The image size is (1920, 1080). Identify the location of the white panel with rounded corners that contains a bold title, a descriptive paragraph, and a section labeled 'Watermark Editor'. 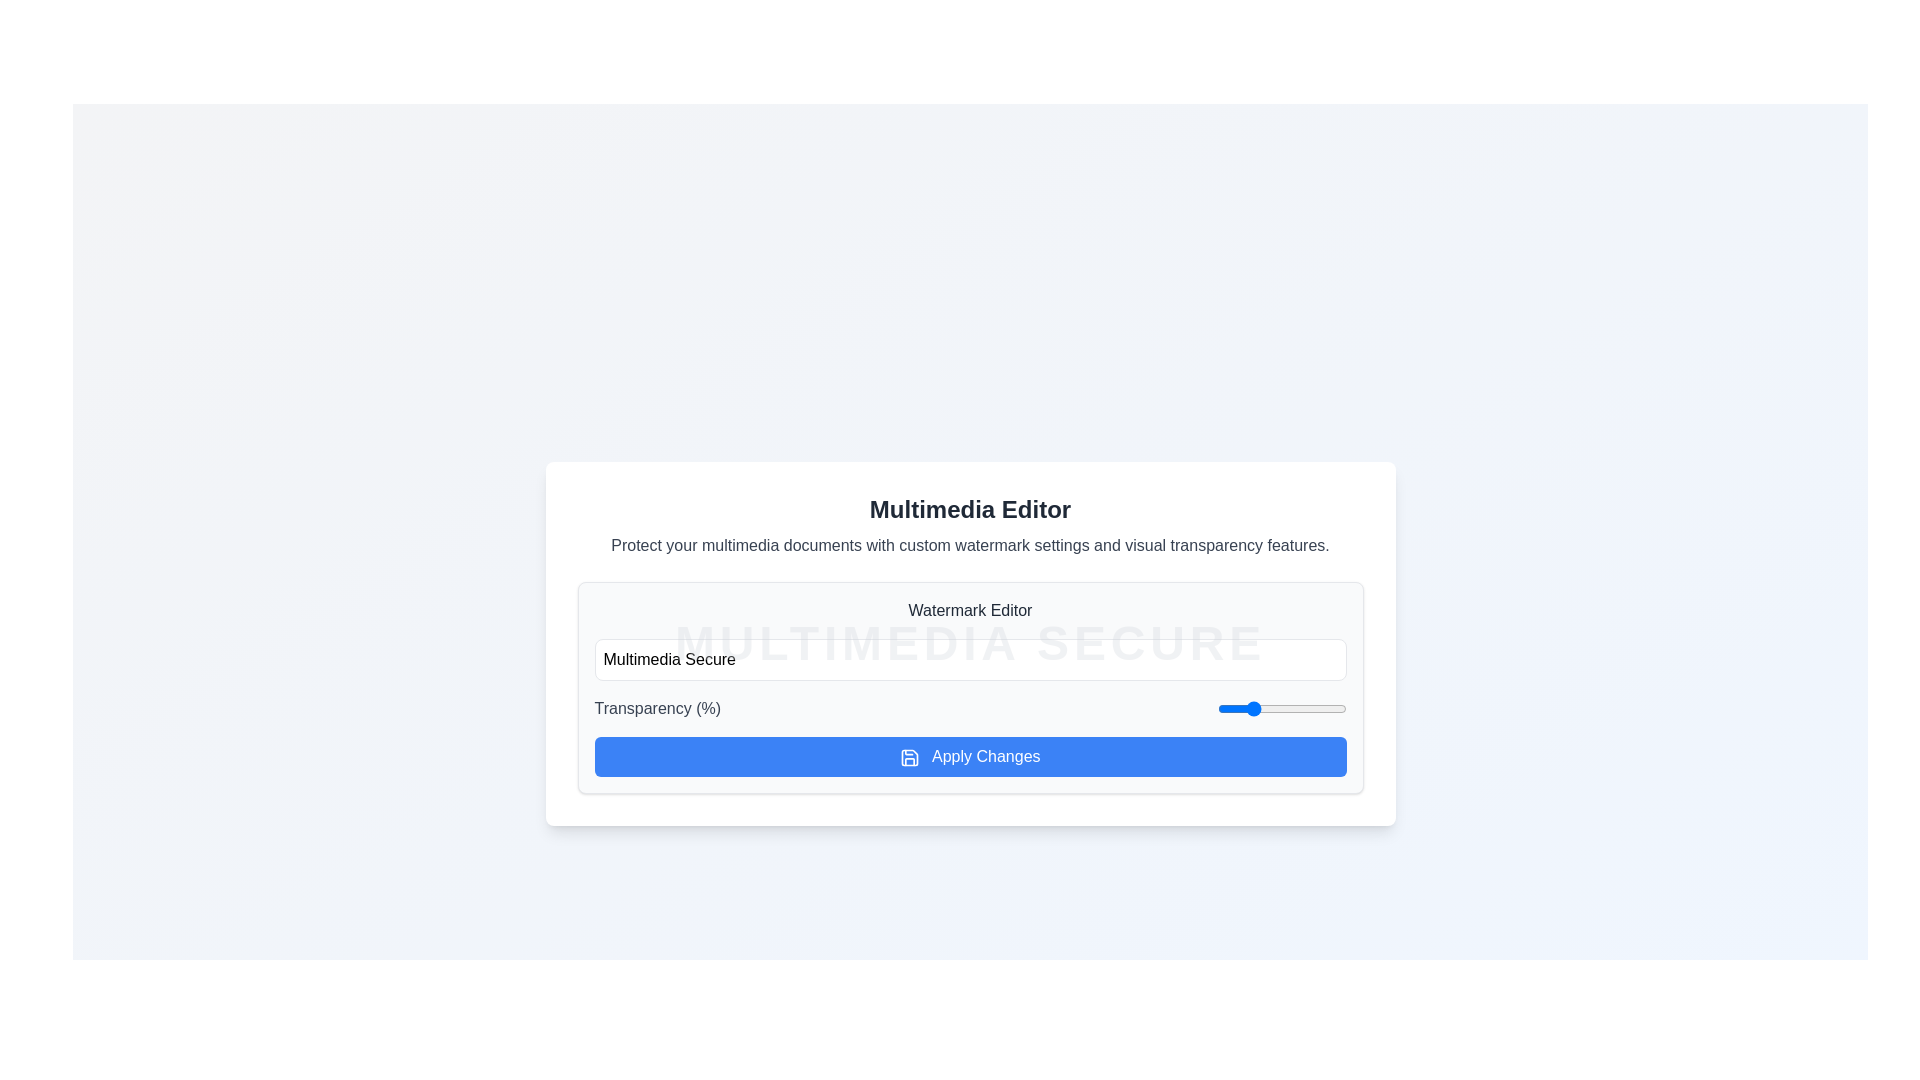
(970, 644).